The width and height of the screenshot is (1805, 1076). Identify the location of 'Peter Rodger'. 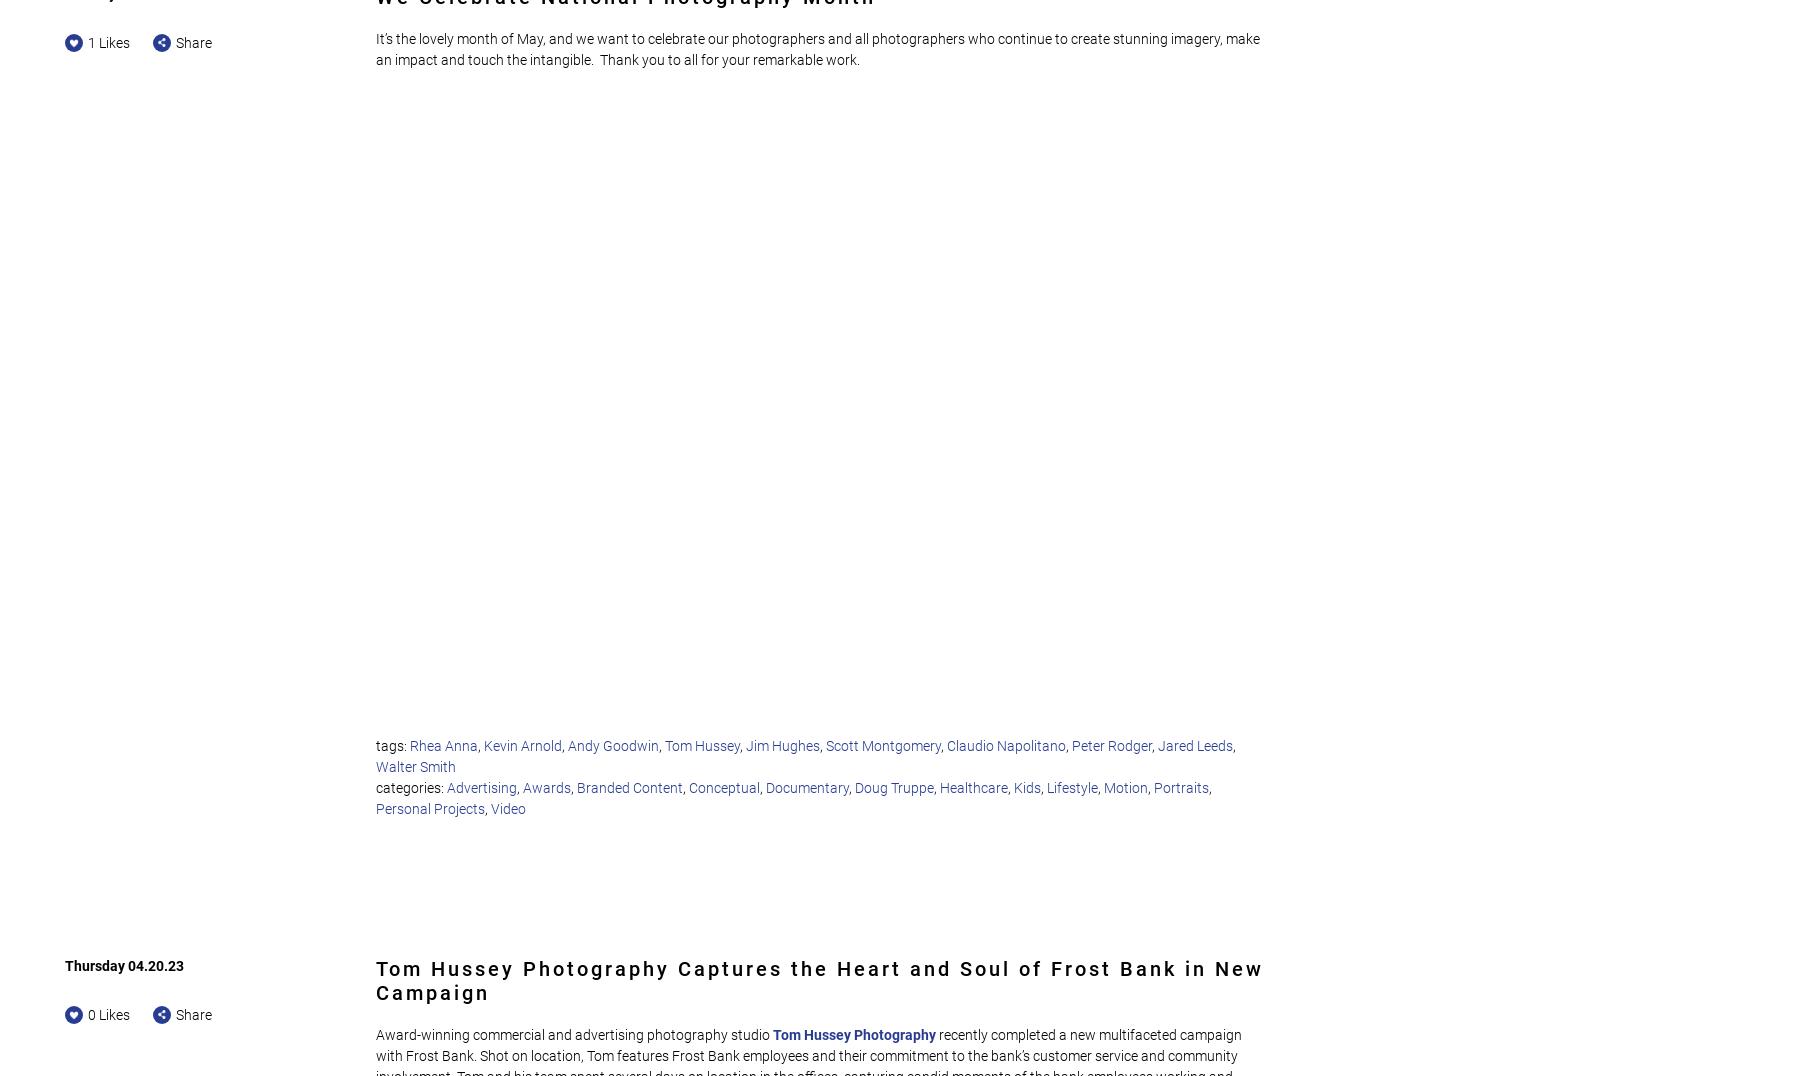
(1111, 744).